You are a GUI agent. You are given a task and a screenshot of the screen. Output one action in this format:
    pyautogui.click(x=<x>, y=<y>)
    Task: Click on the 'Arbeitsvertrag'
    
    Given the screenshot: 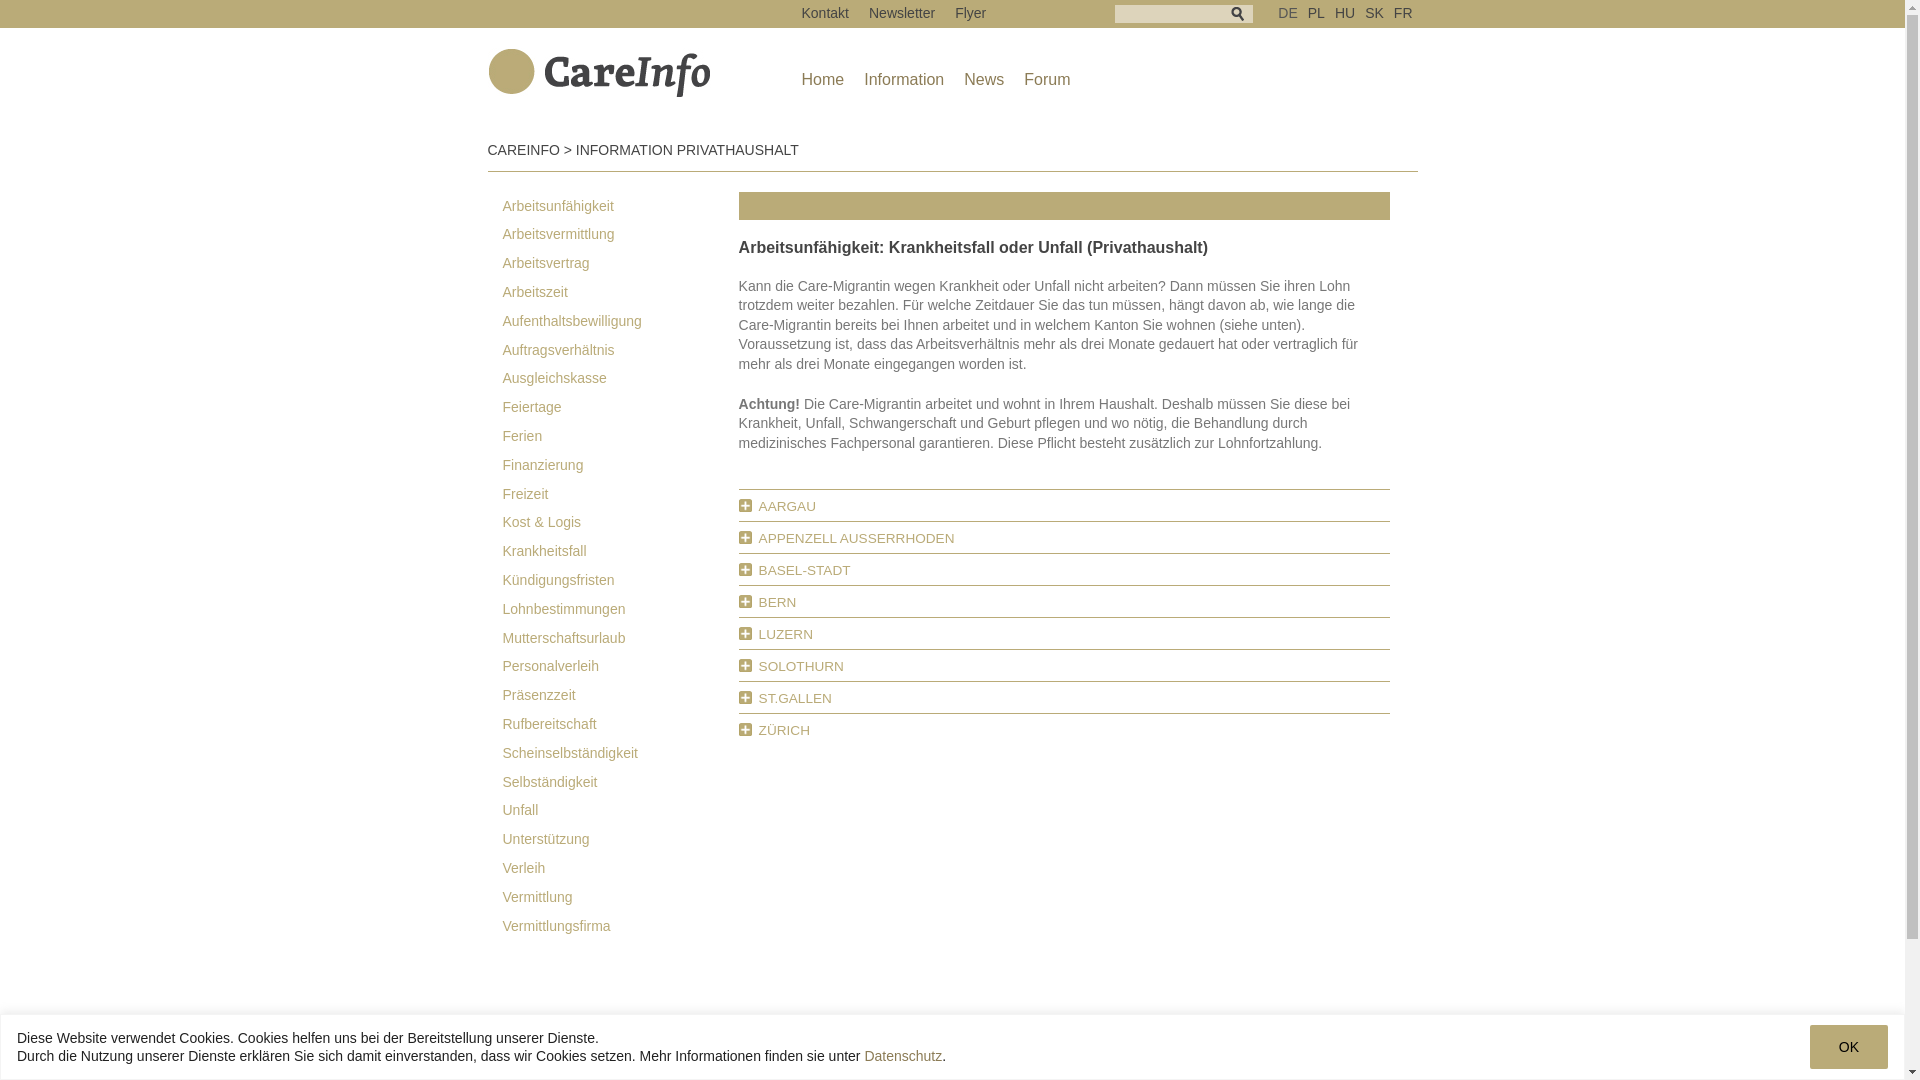 What is the action you would take?
    pyautogui.click(x=488, y=262)
    